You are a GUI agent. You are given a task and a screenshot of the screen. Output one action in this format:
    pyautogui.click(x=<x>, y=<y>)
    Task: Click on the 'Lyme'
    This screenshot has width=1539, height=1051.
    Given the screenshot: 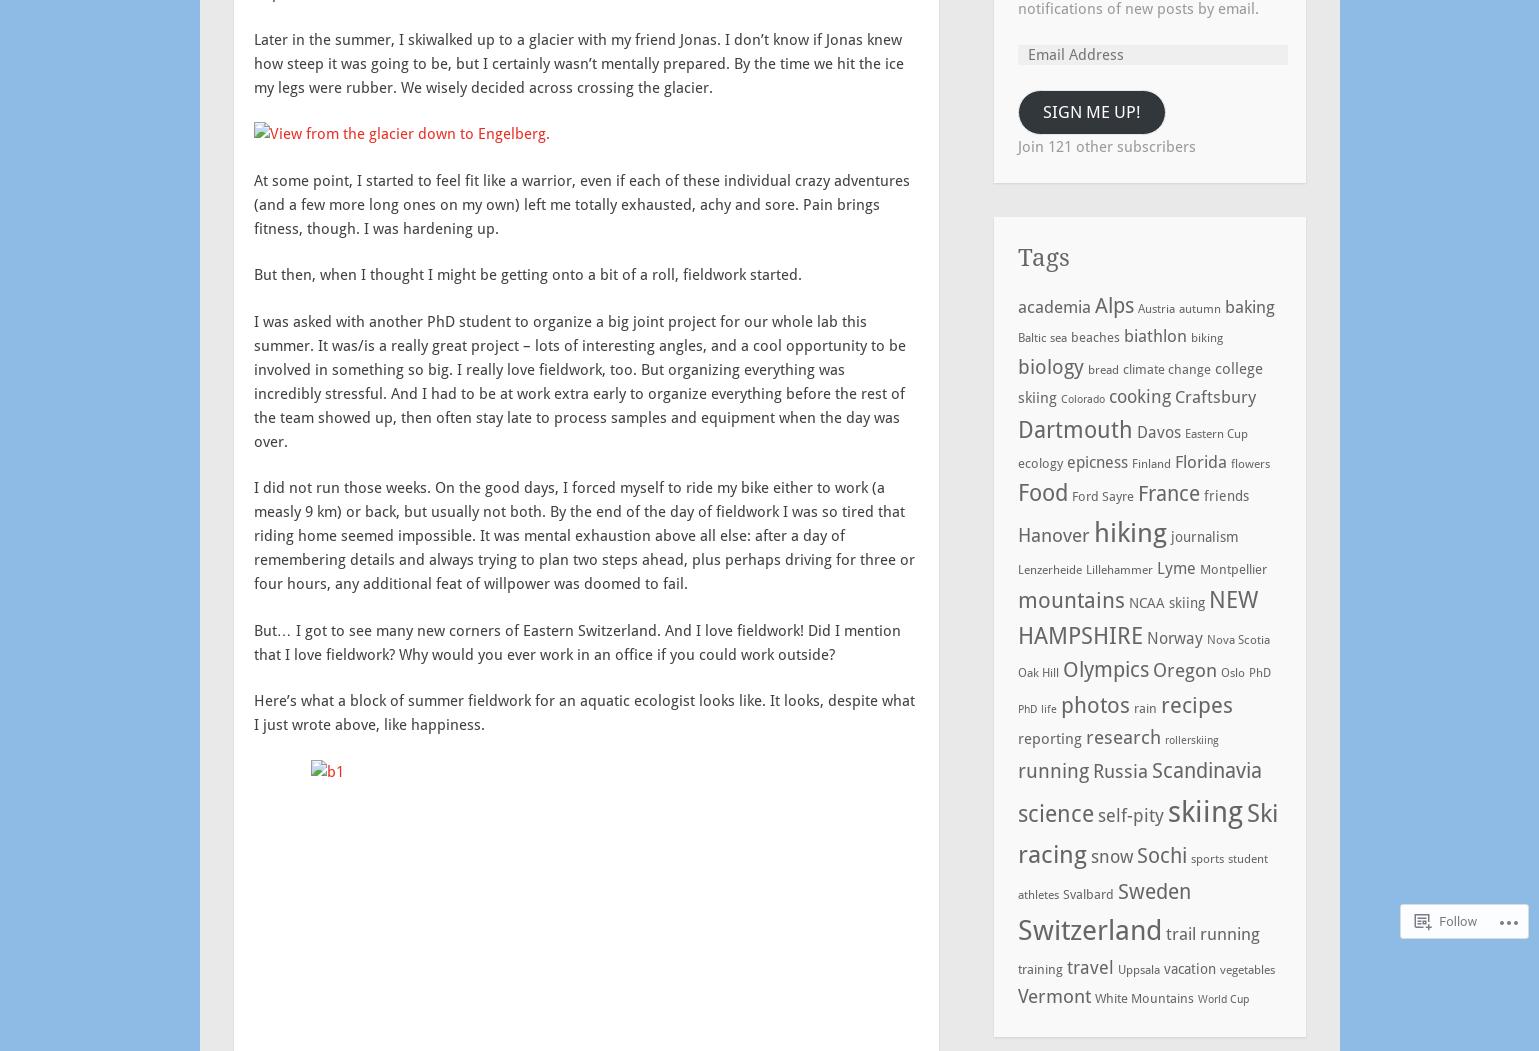 What is the action you would take?
    pyautogui.click(x=1174, y=567)
    